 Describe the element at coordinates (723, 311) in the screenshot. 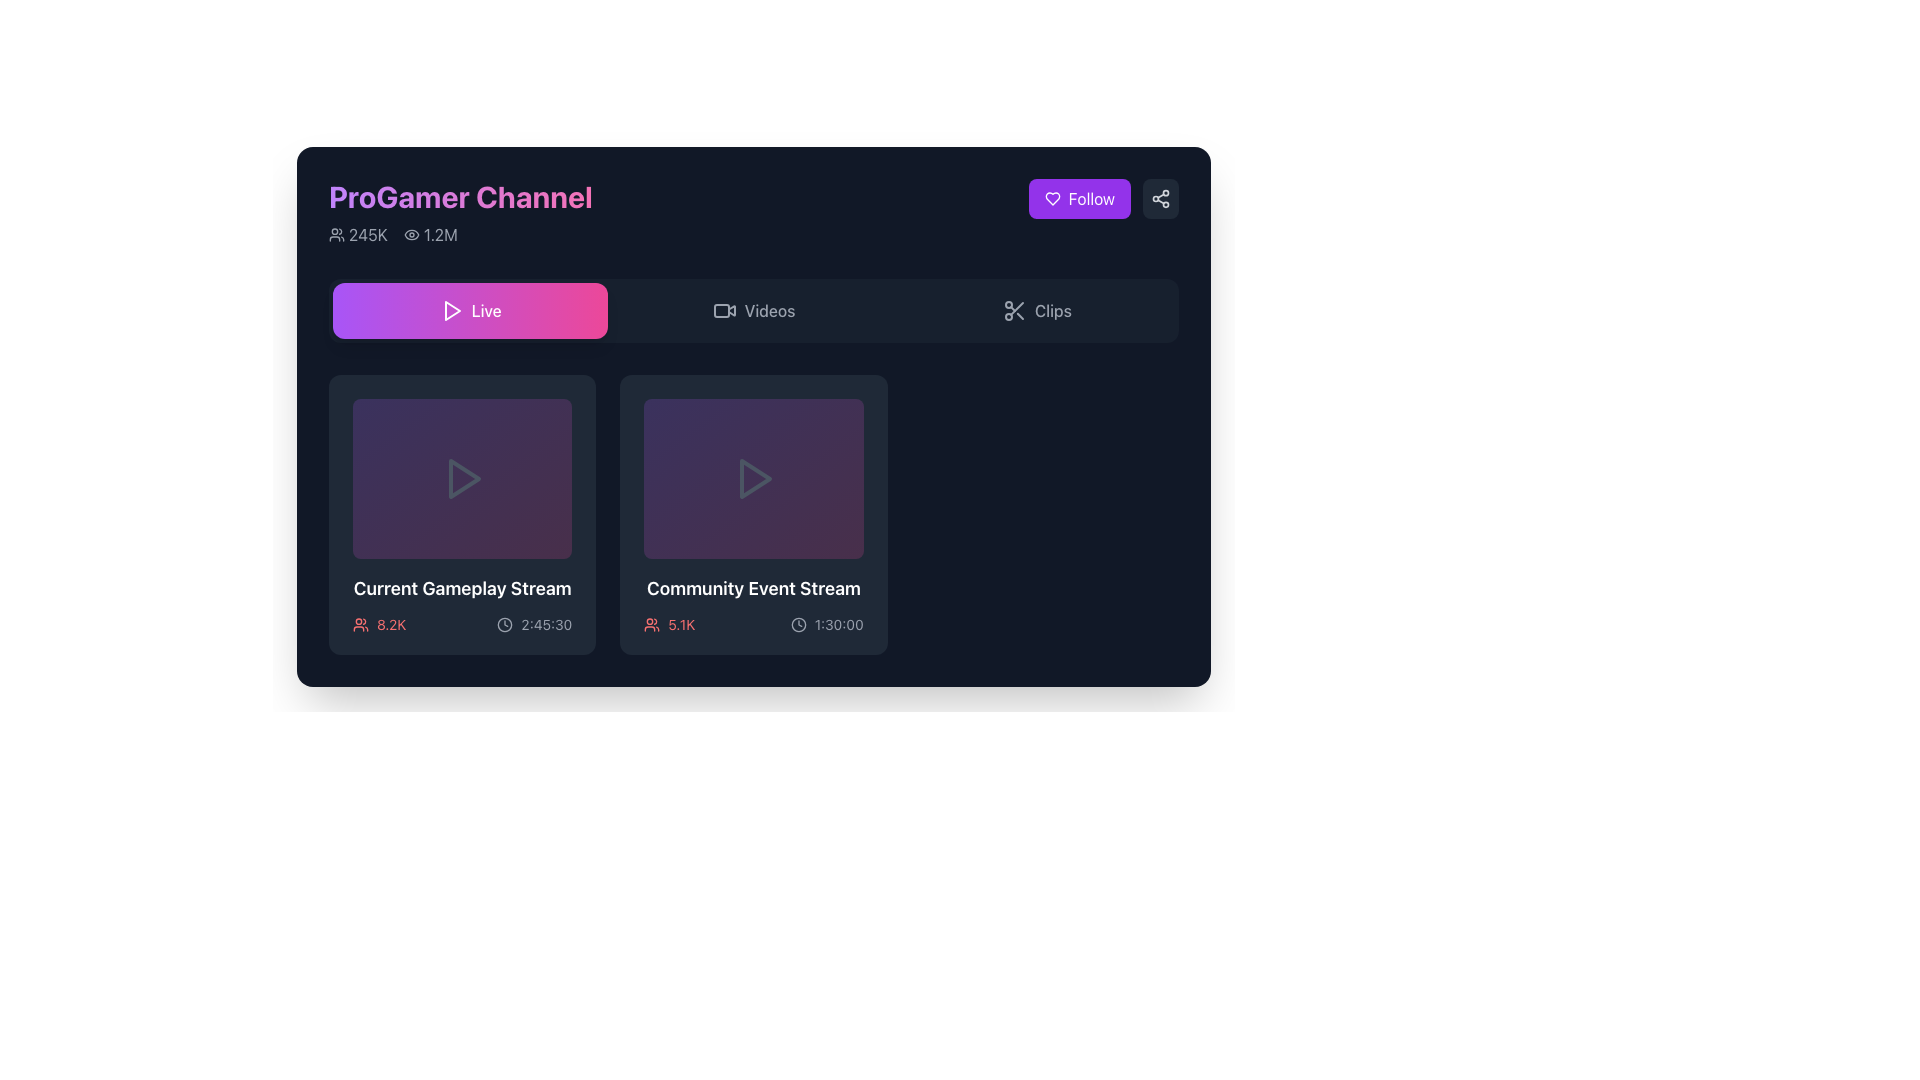

I see `the 'Videos' icon located in the navigation menu, which serves as a visual cue for the 'Videos' section` at that location.